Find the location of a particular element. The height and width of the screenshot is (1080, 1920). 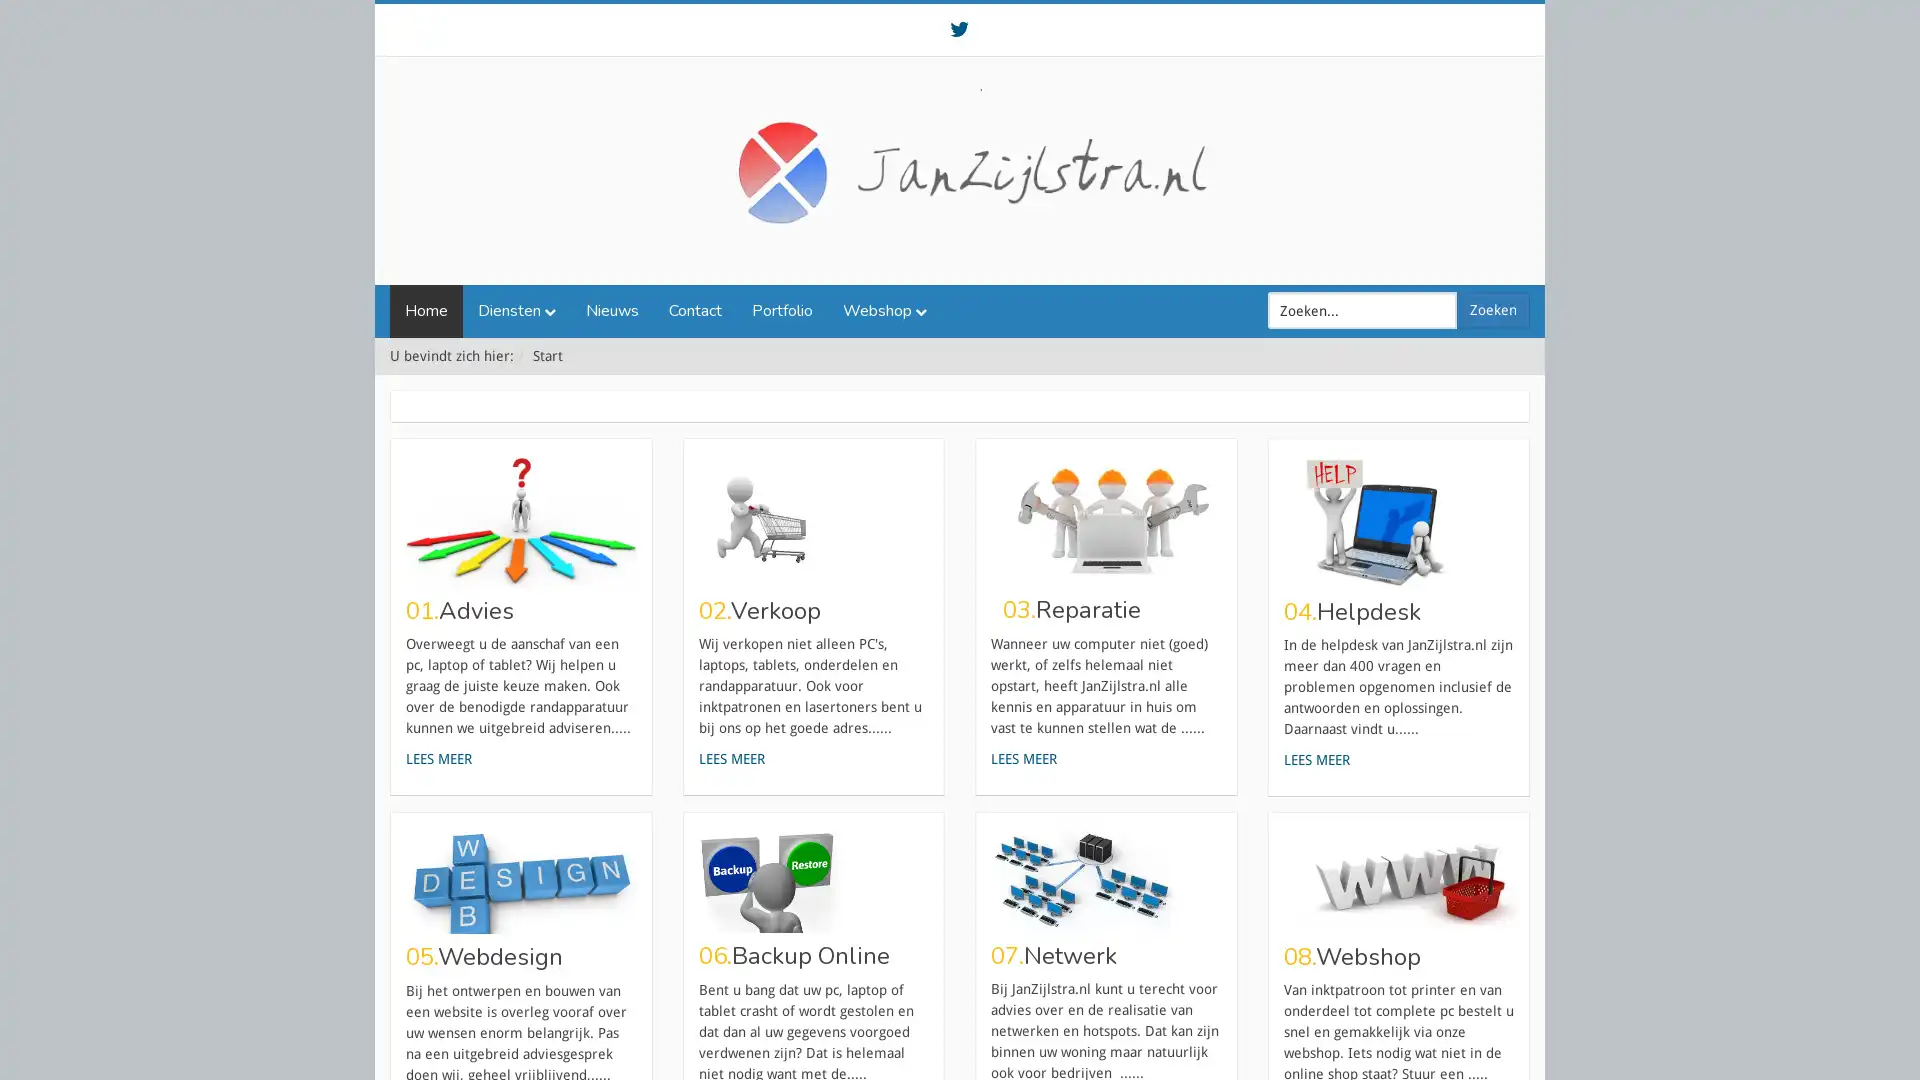

Zoeken is located at coordinates (1493, 310).